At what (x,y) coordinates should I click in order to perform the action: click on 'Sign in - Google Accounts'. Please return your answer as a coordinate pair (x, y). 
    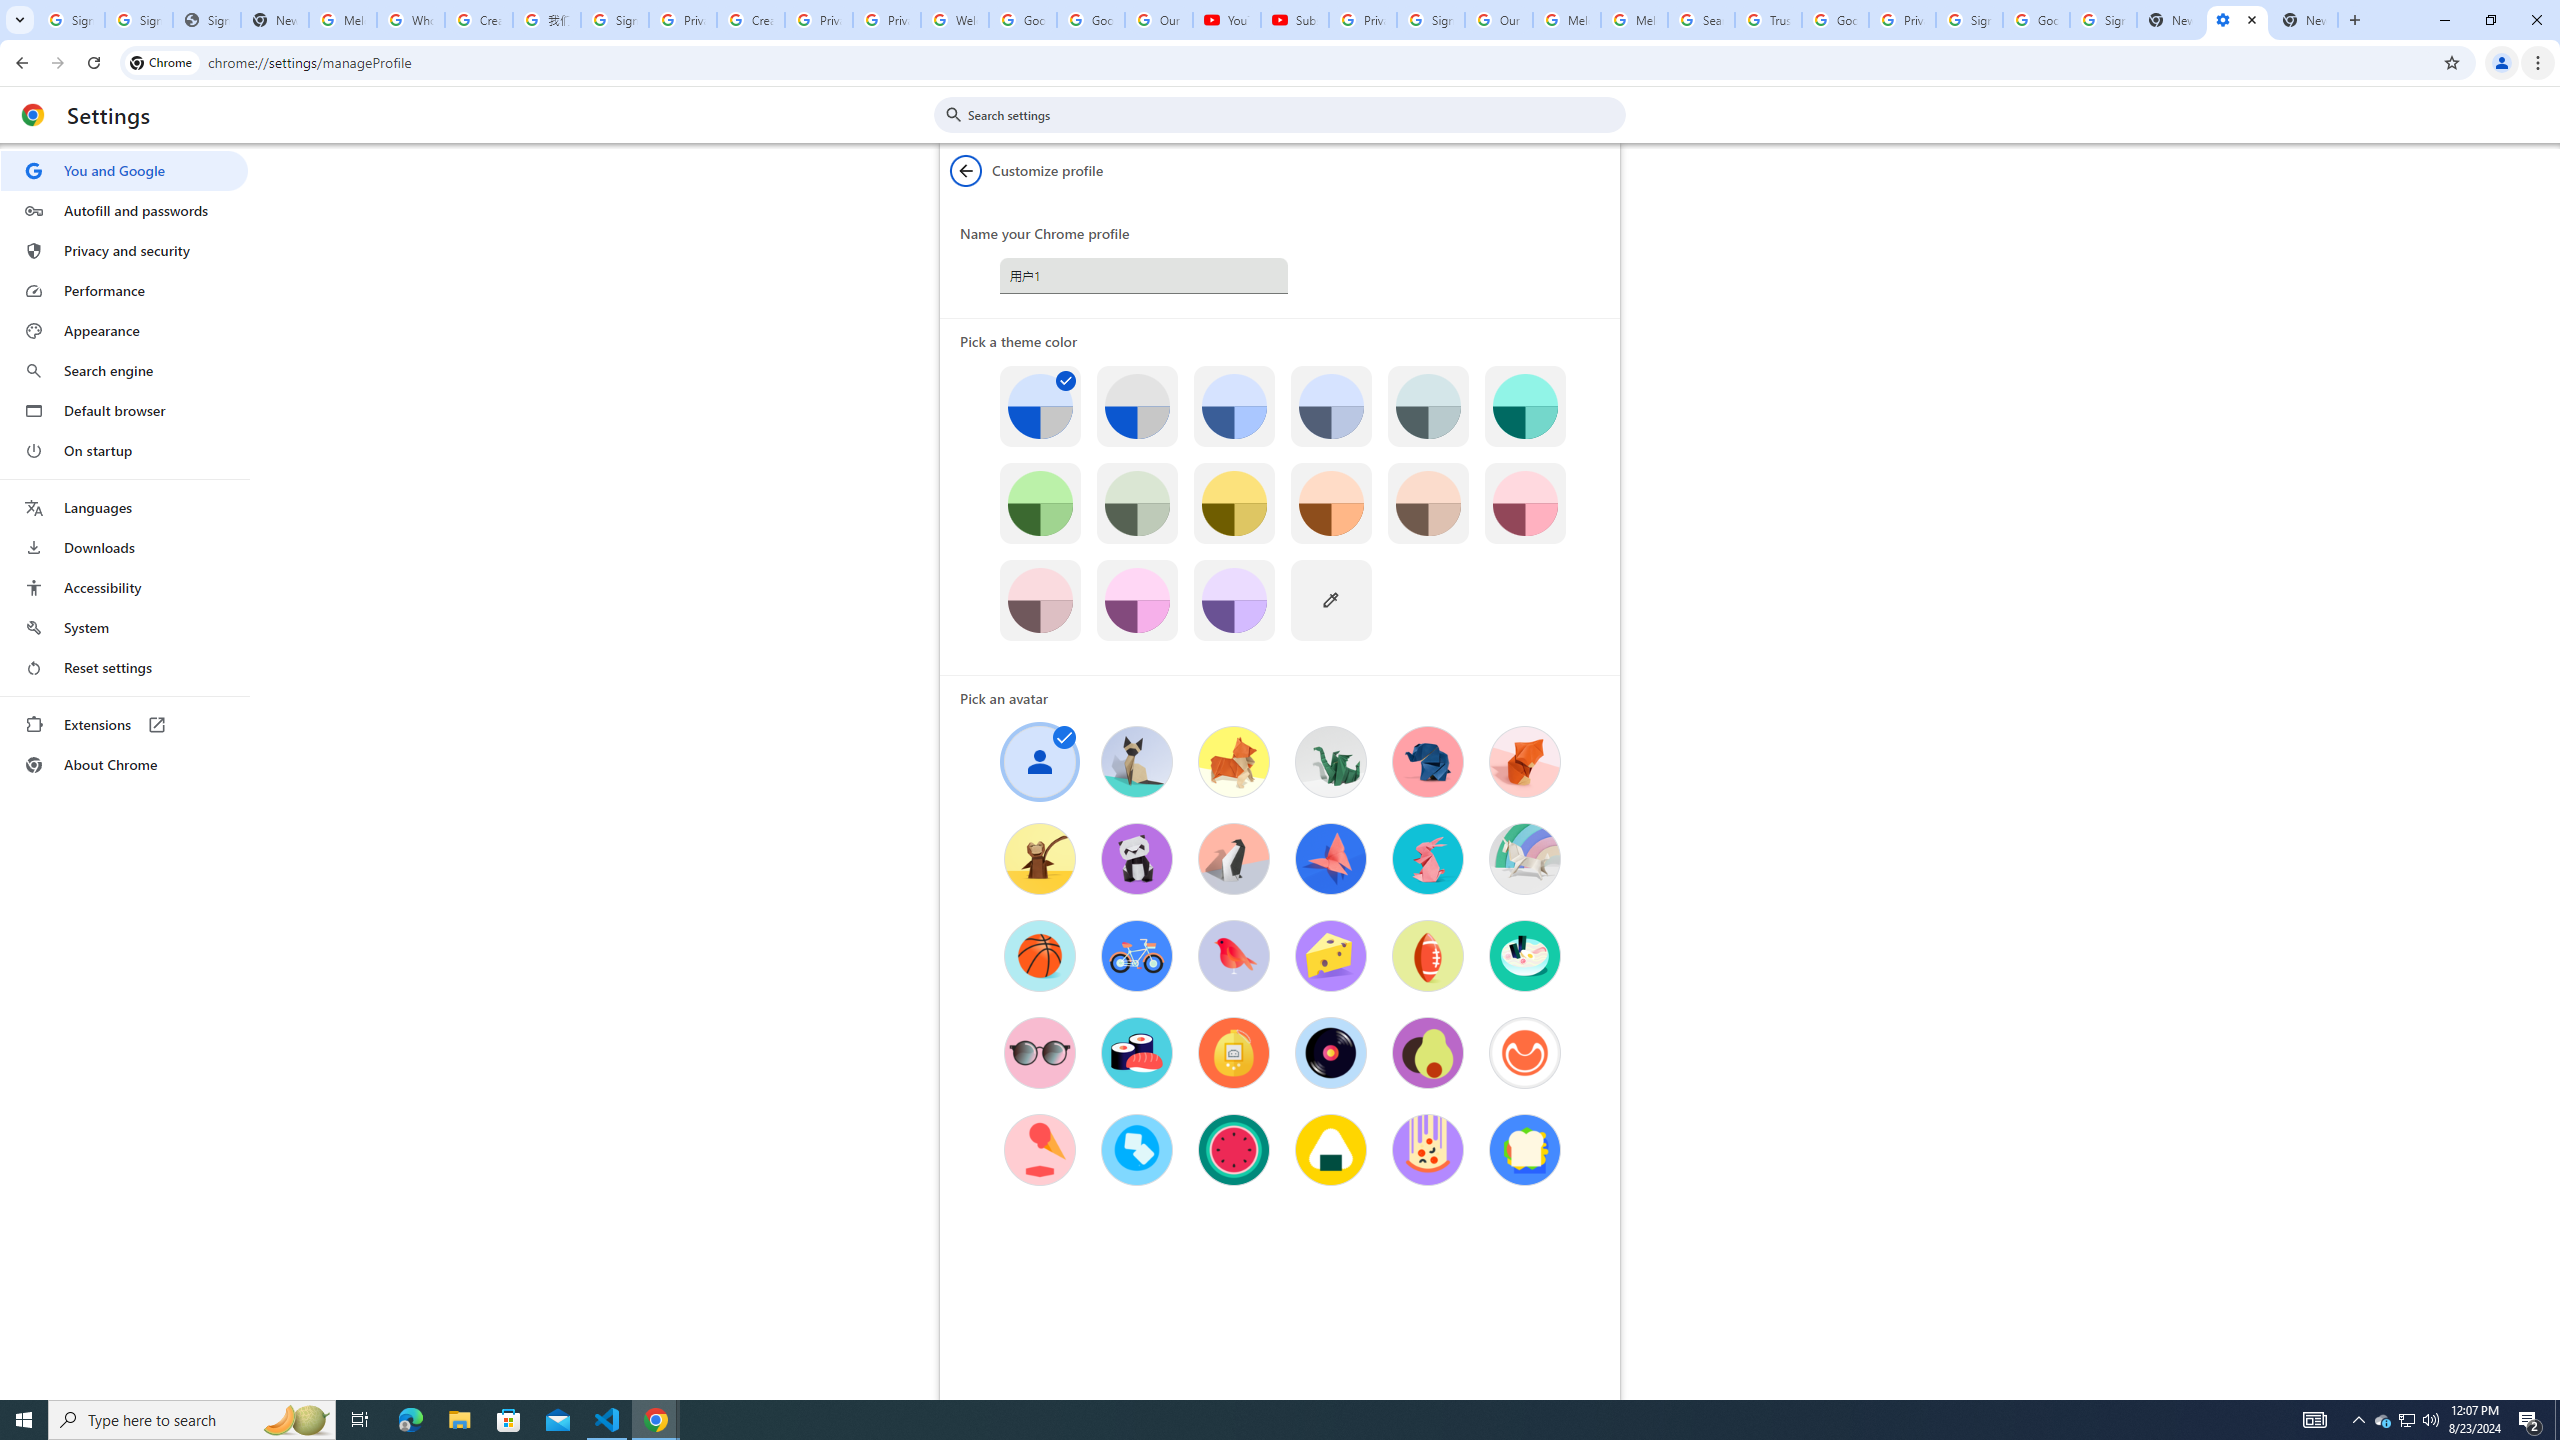
    Looking at the image, I should click on (1968, 19).